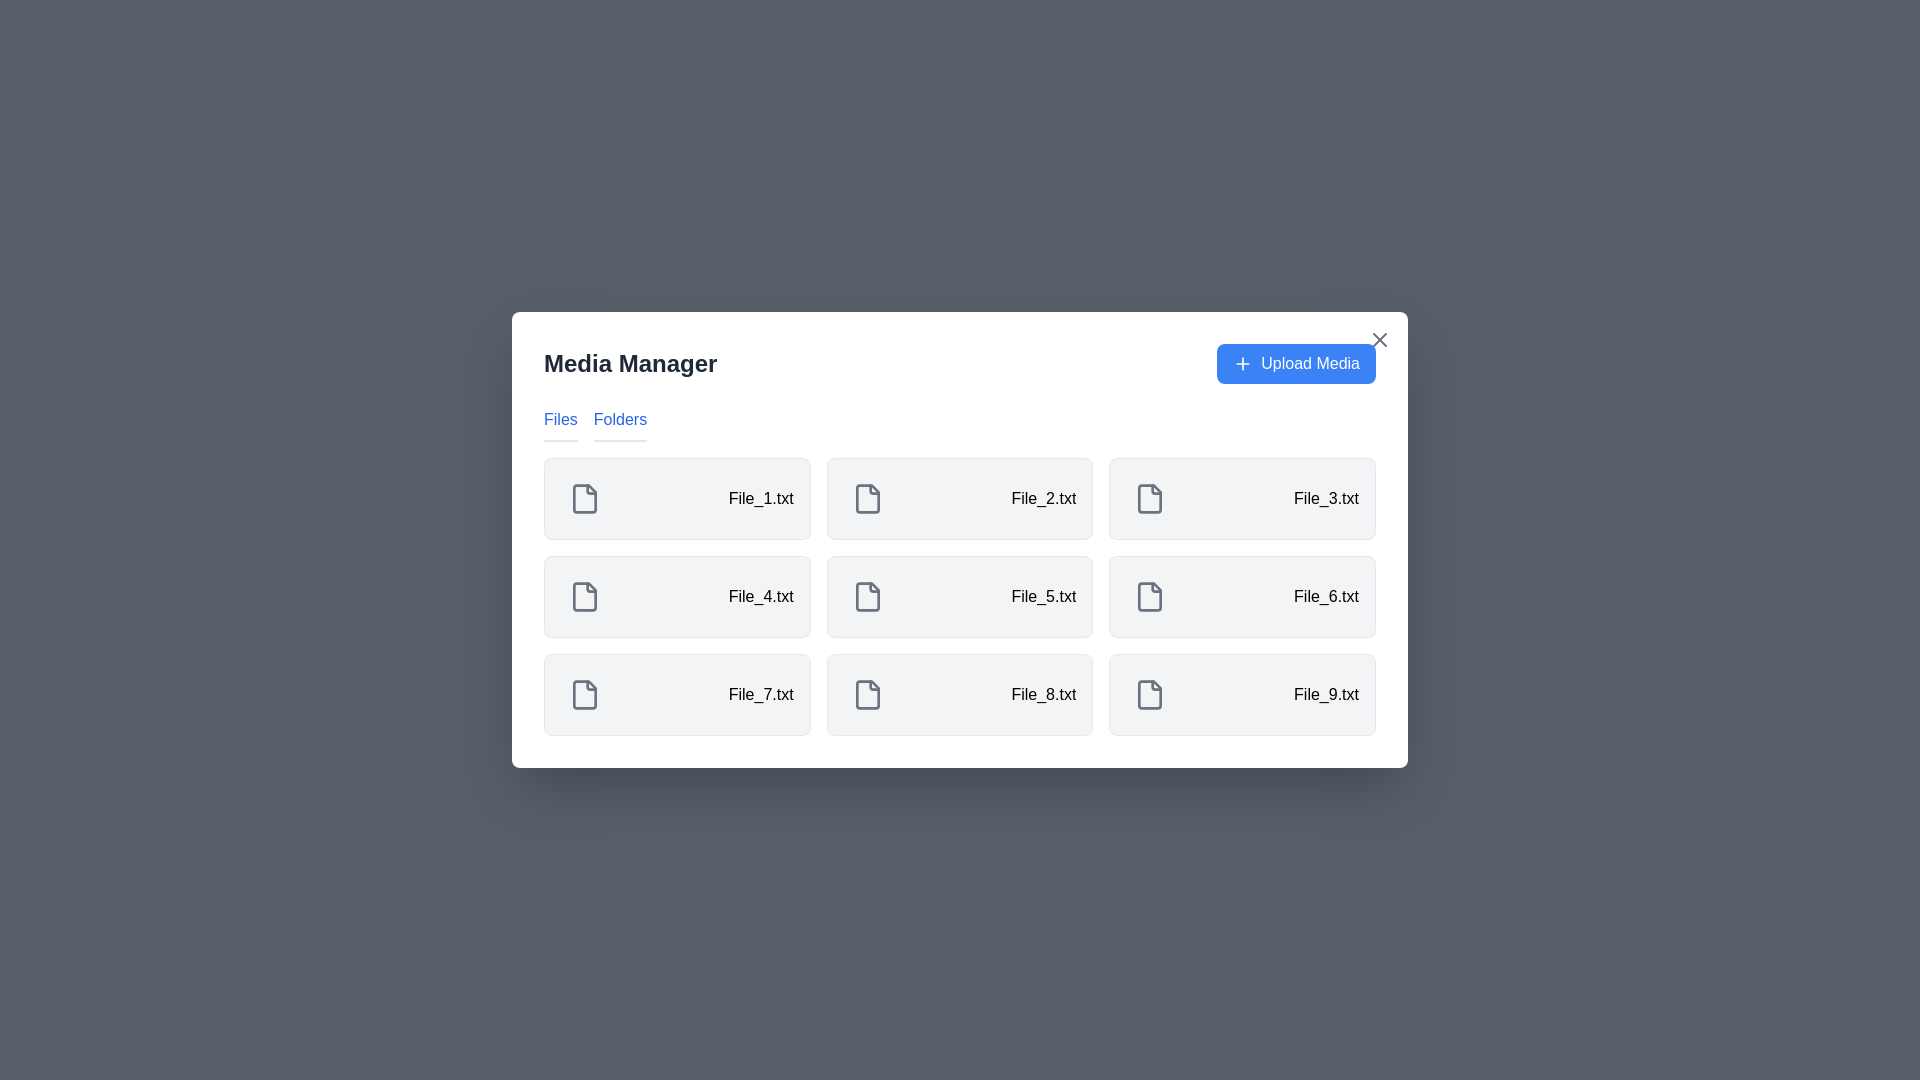 Image resolution: width=1920 pixels, height=1080 pixels. I want to click on the 'Media Manager' heading text label, which is bold and prominently displayed in dark gray color, located in the header area of the interface, so click(629, 363).